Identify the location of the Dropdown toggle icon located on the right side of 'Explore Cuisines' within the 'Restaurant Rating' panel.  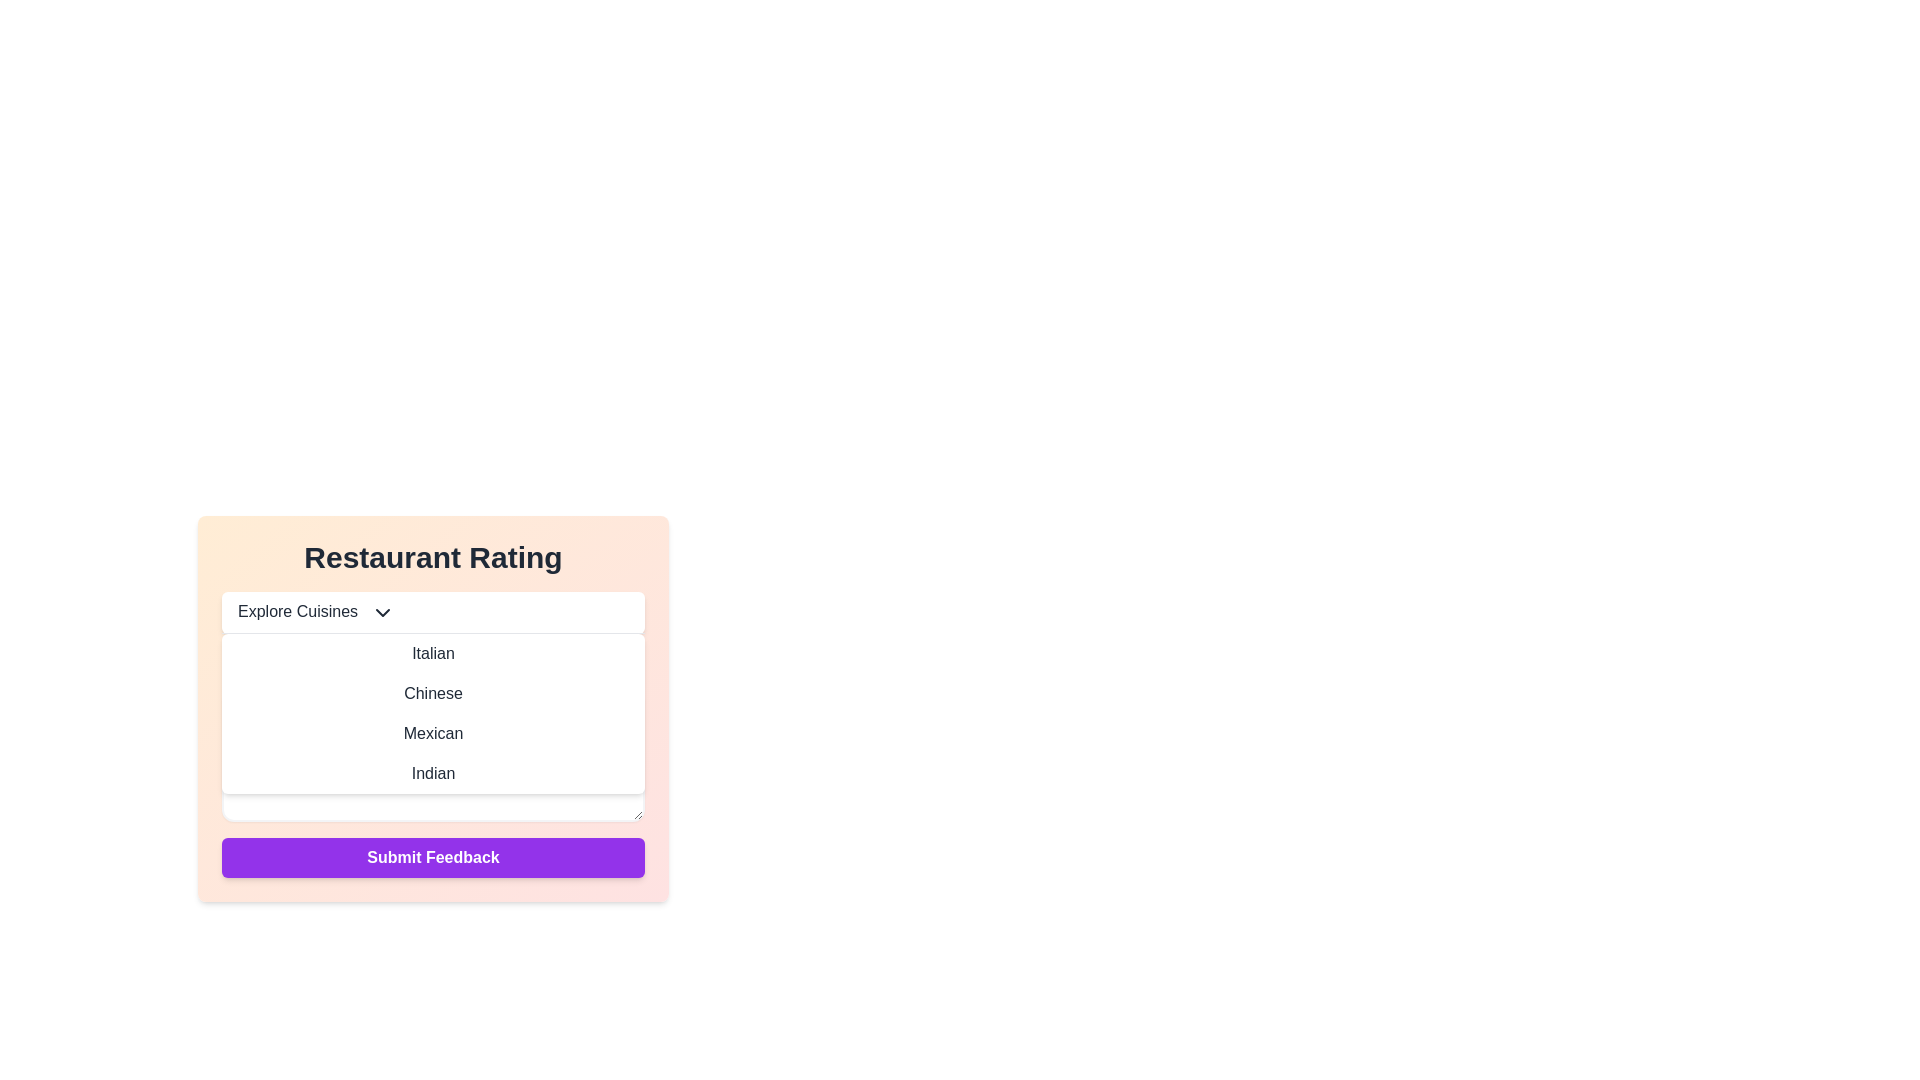
(382, 611).